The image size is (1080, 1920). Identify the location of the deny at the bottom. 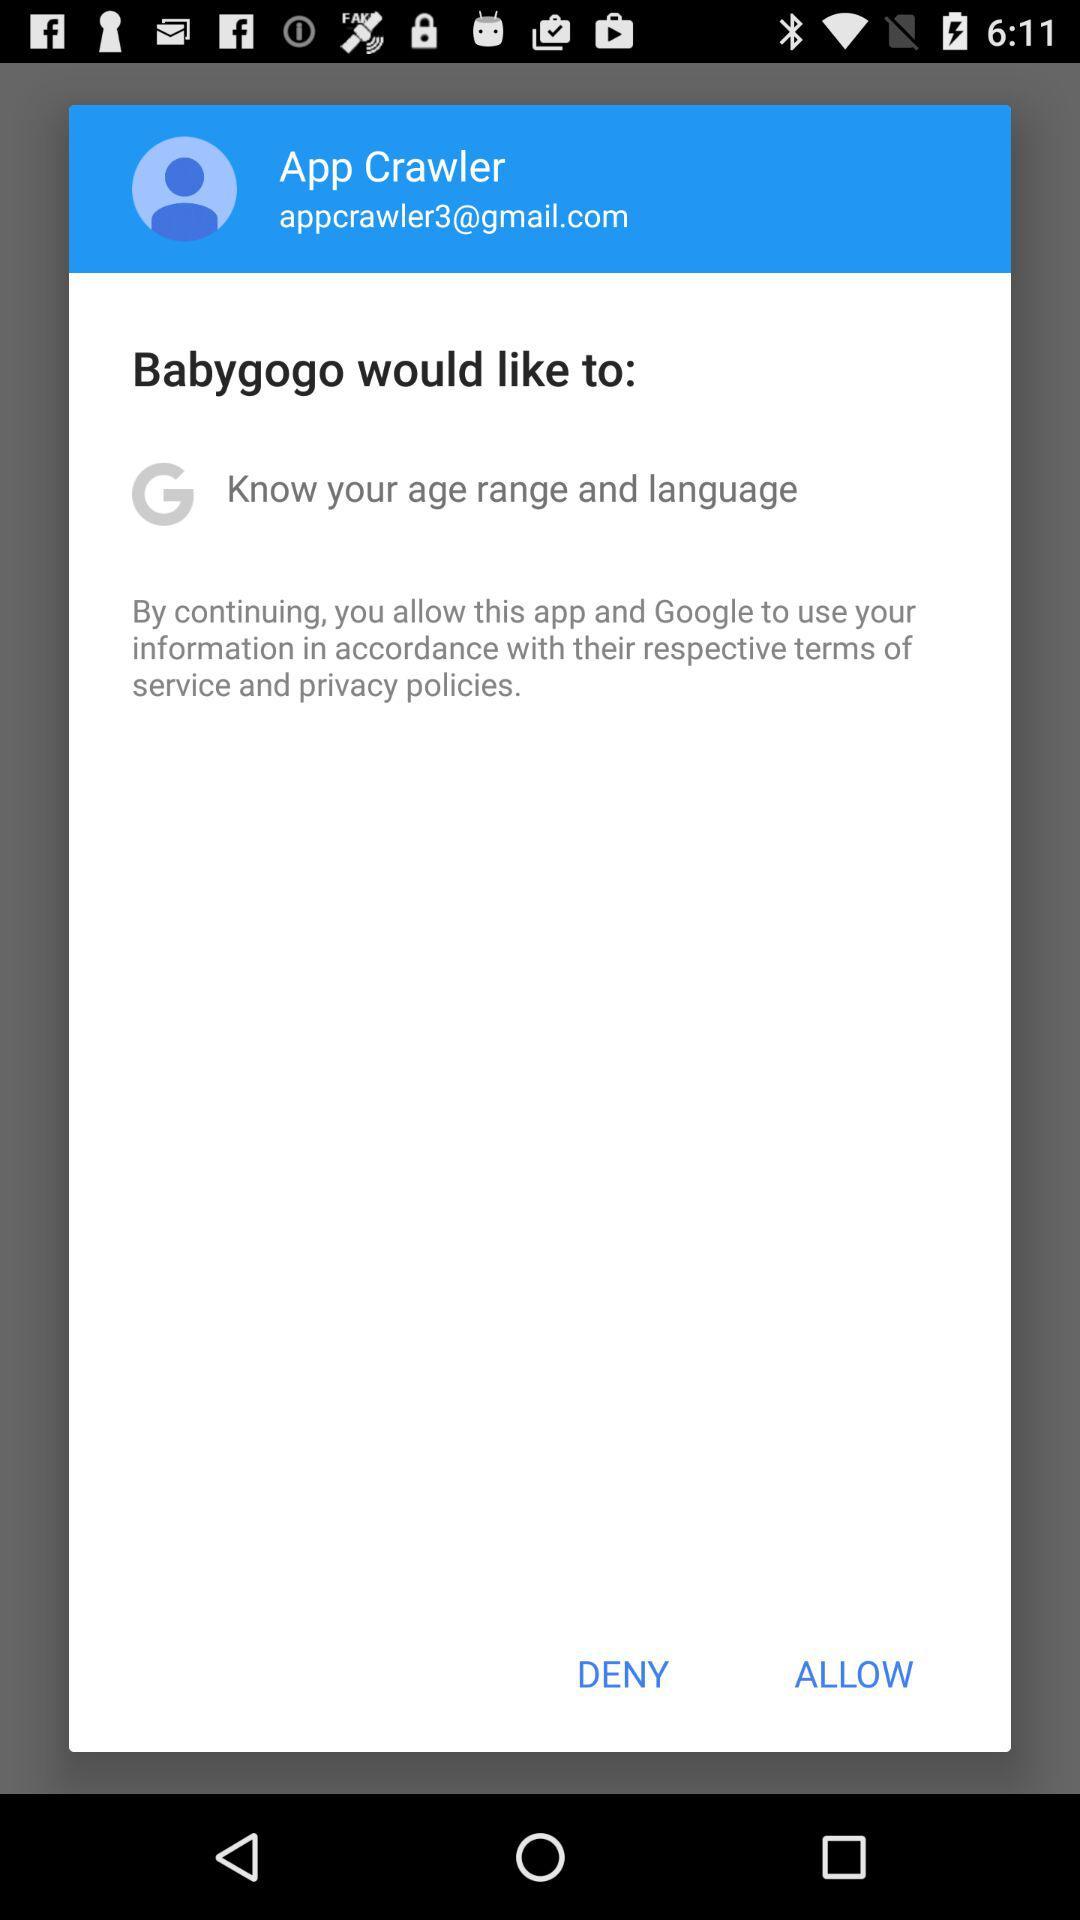
(621, 1673).